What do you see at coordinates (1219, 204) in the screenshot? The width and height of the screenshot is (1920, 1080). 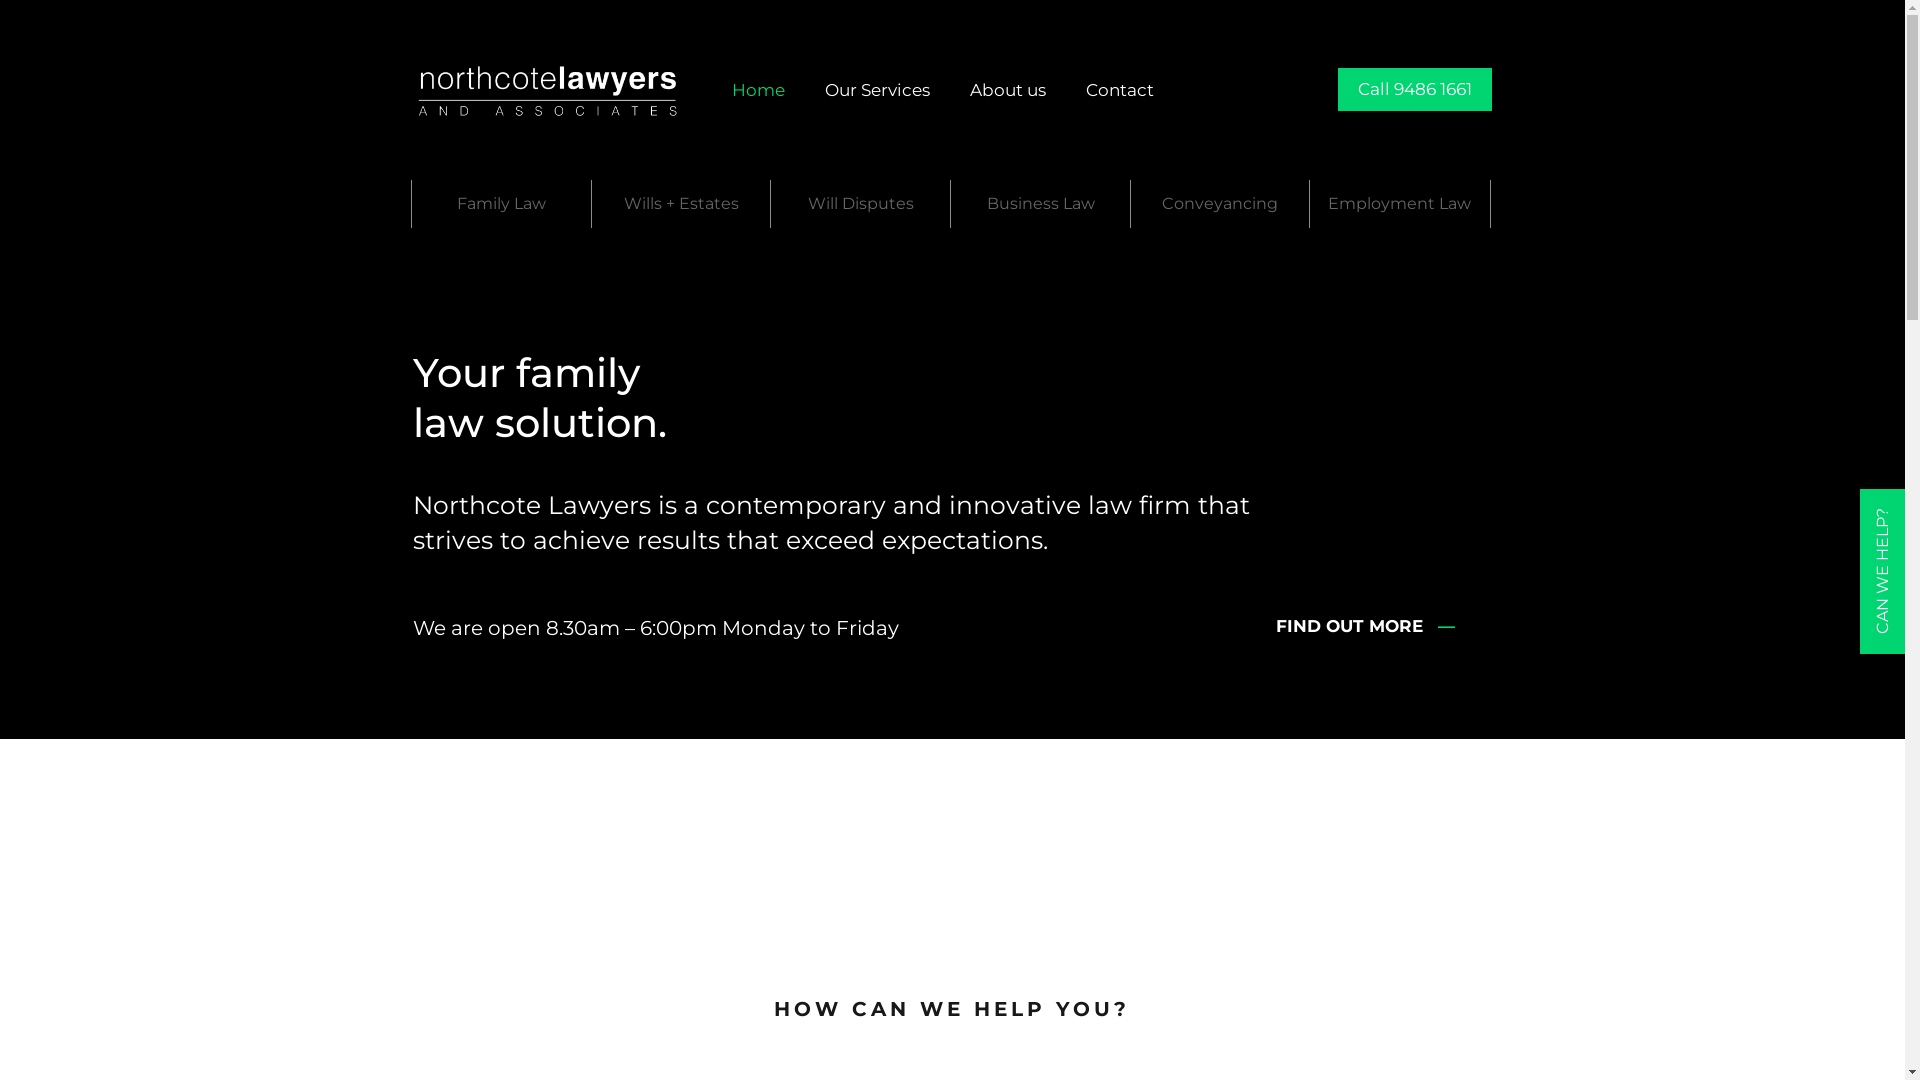 I see `'Conveyancing'` at bounding box center [1219, 204].